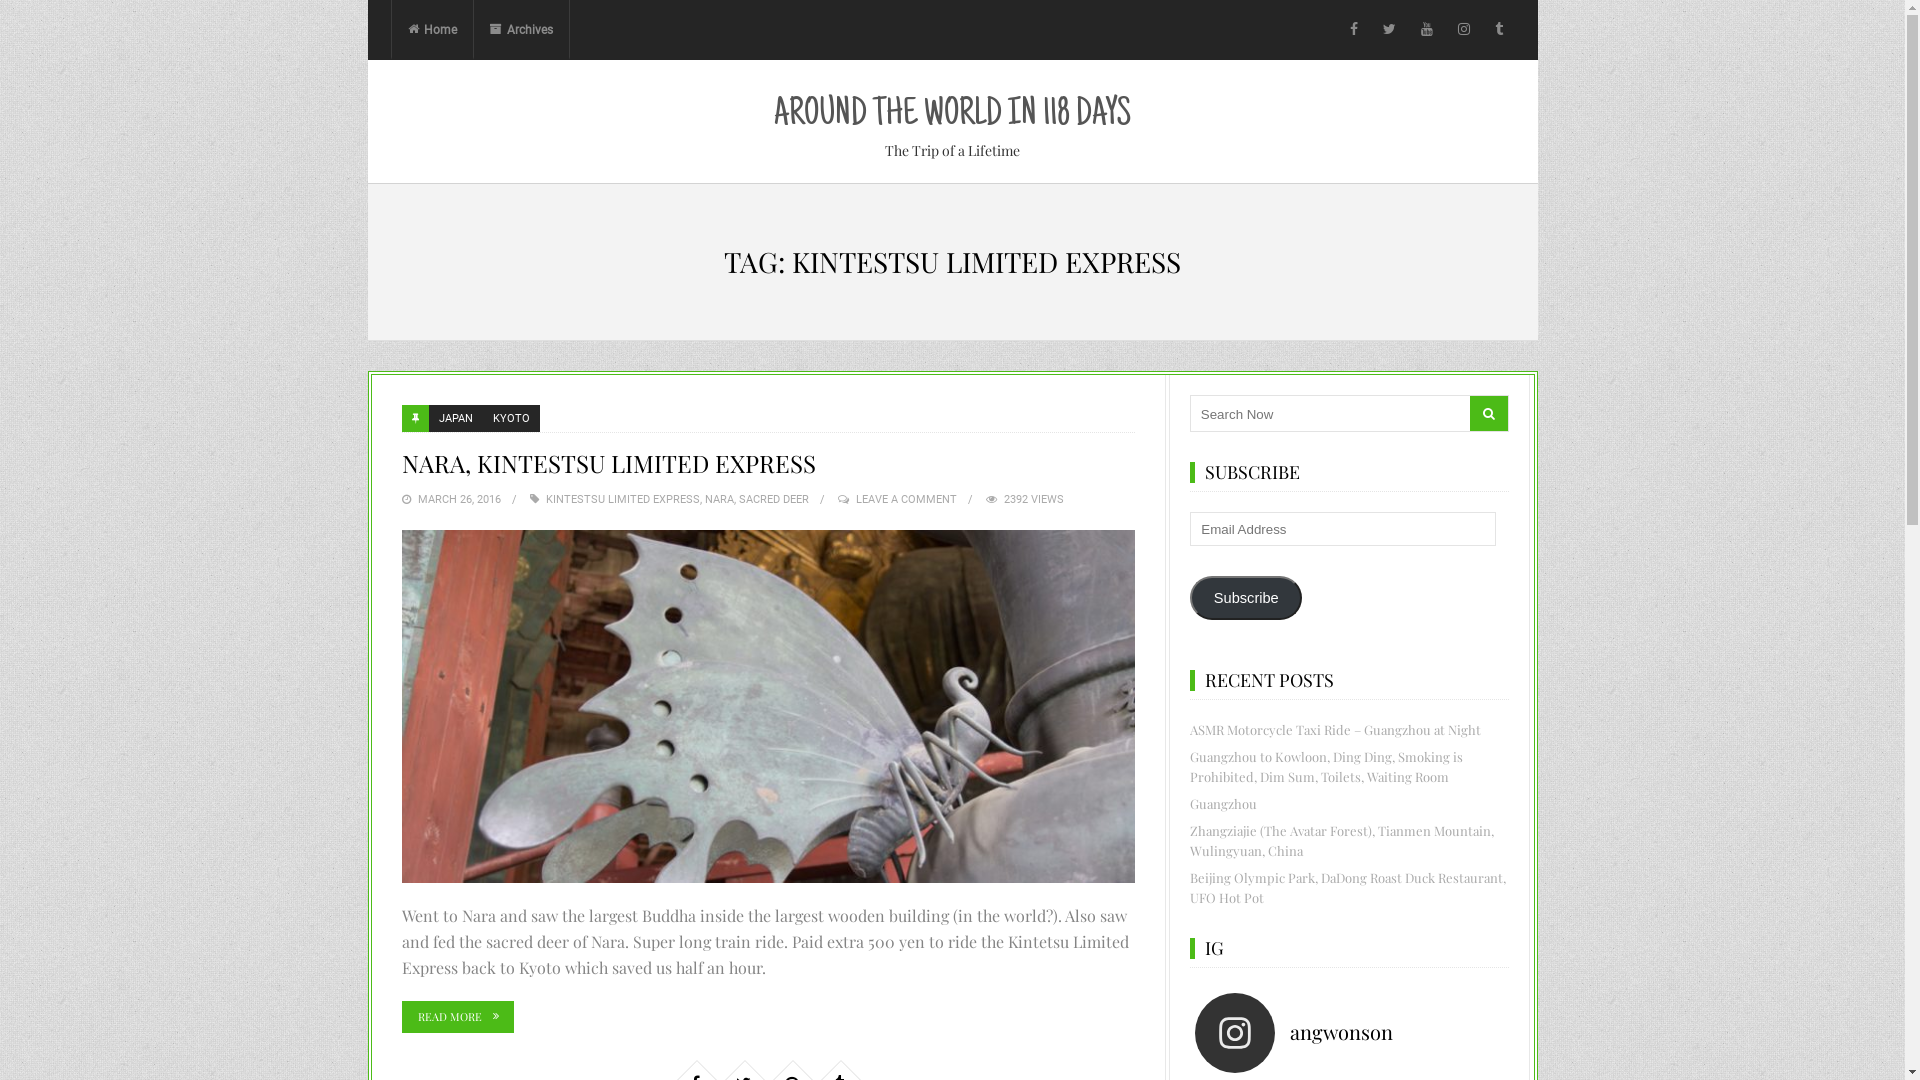  Describe the element at coordinates (1464, 30) in the screenshot. I see `'instagram'` at that location.